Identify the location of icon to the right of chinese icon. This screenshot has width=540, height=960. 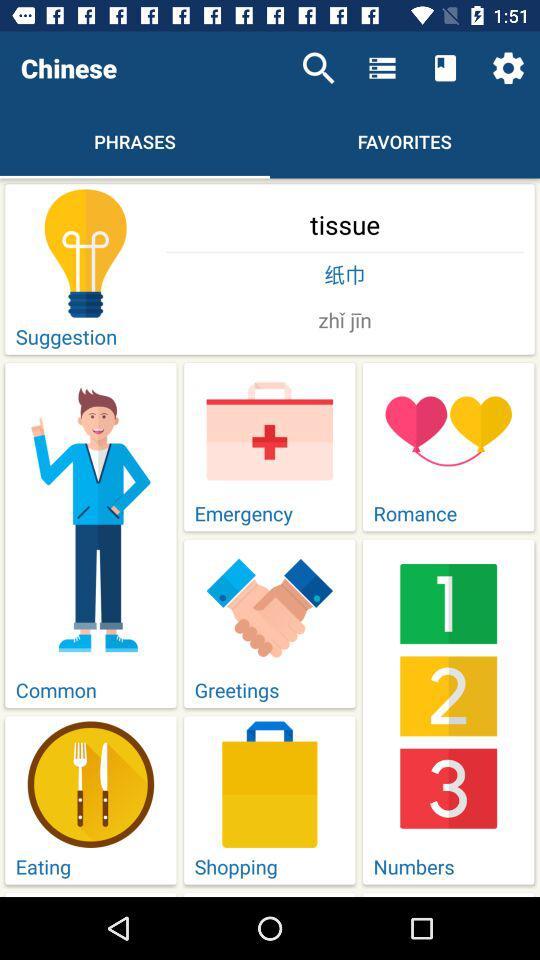
(318, 68).